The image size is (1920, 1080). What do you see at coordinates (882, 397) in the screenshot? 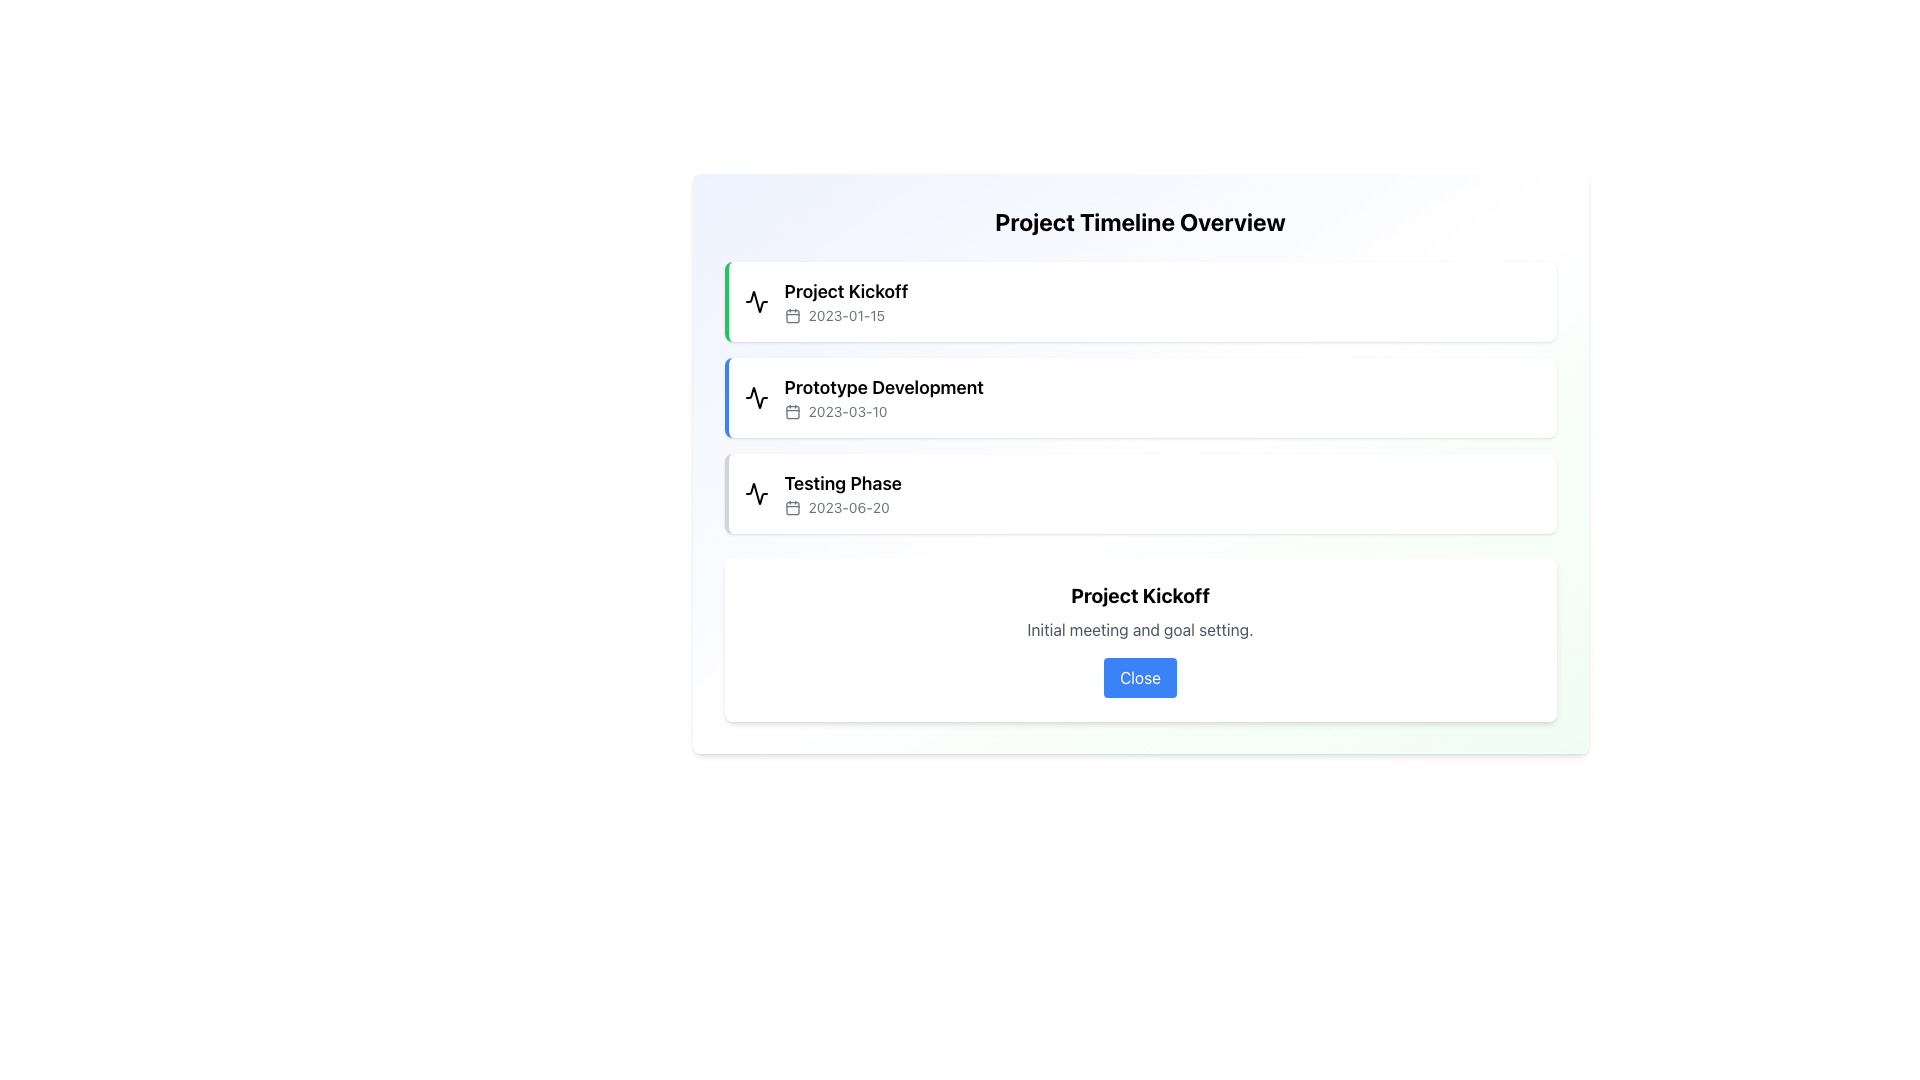
I see `the 'Prototype Development' text label with icon to initiate related actions` at bounding box center [882, 397].